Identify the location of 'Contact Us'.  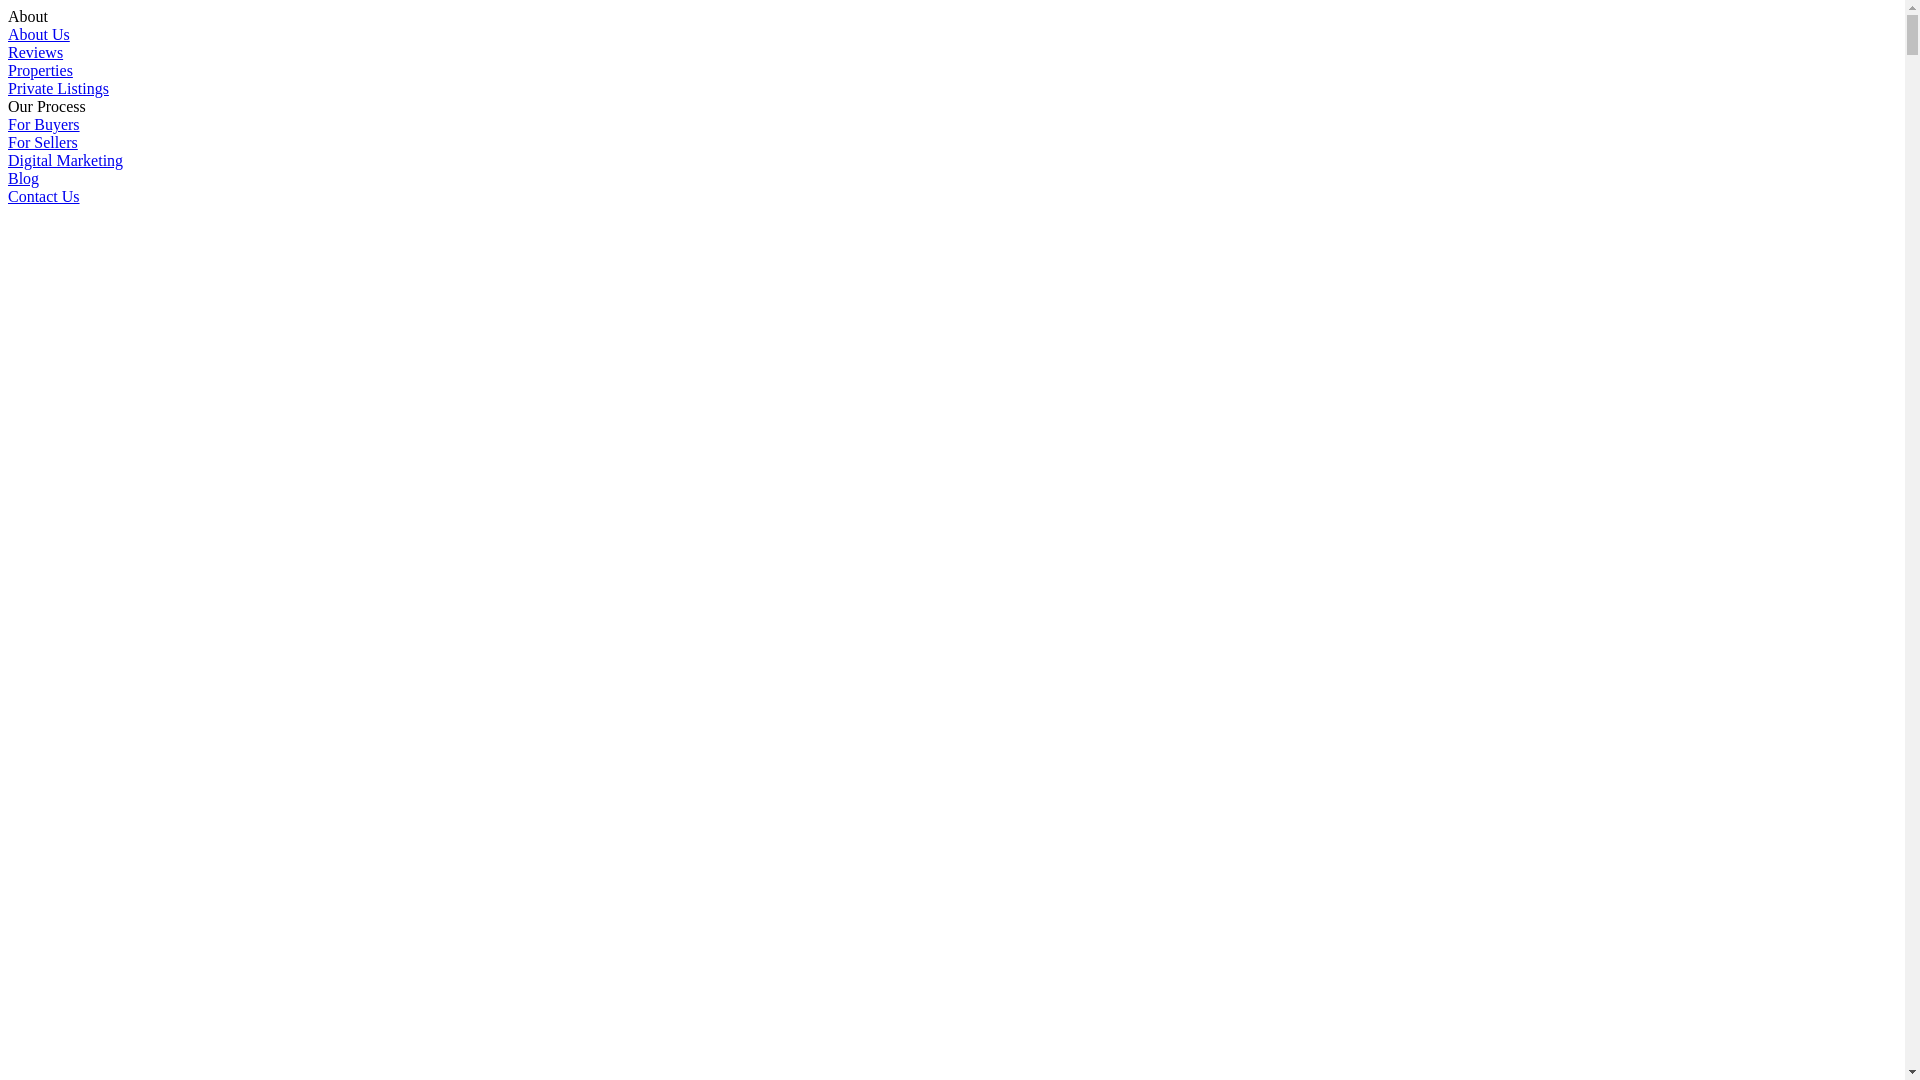
(8, 196).